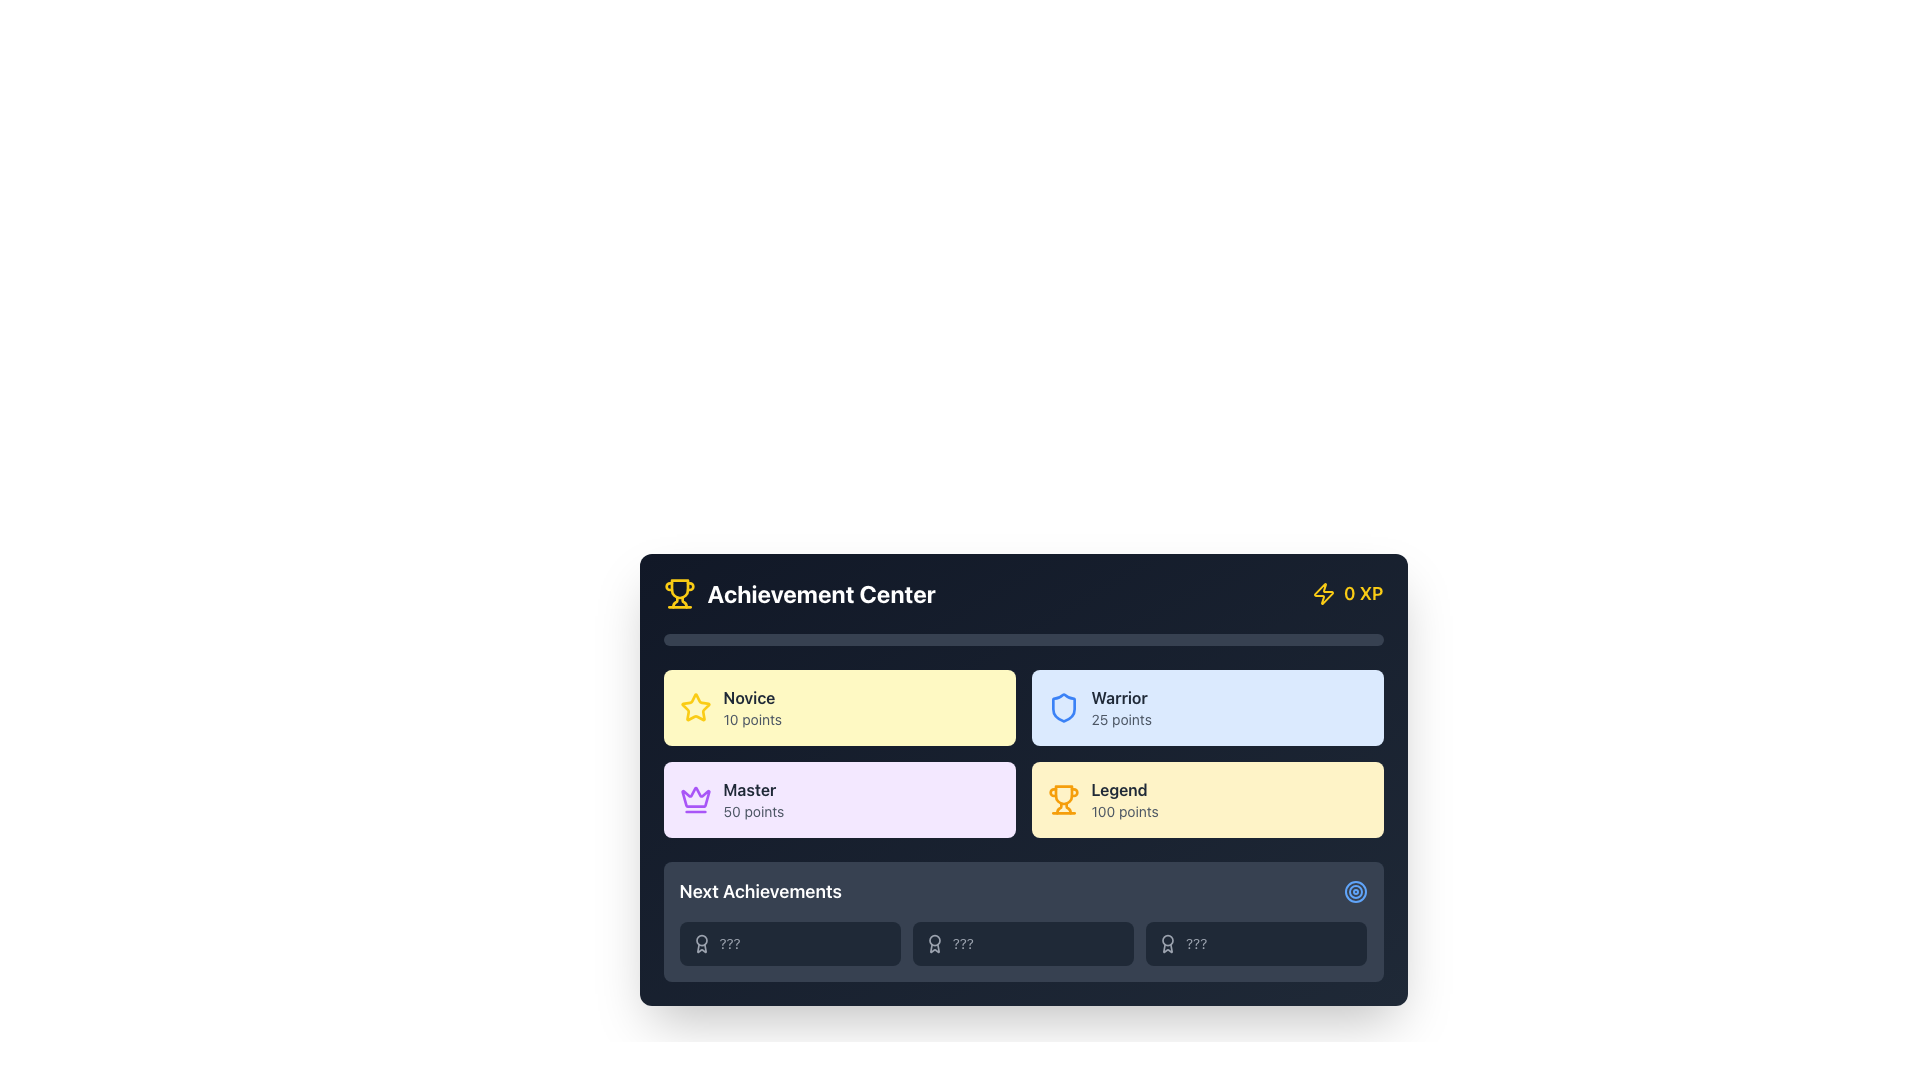  Describe the element at coordinates (1125, 812) in the screenshot. I see `the text label displaying the numeric score for the 'Legend' achievement, which is located in the bottom-right segment of the 'Achievement Center'` at that location.